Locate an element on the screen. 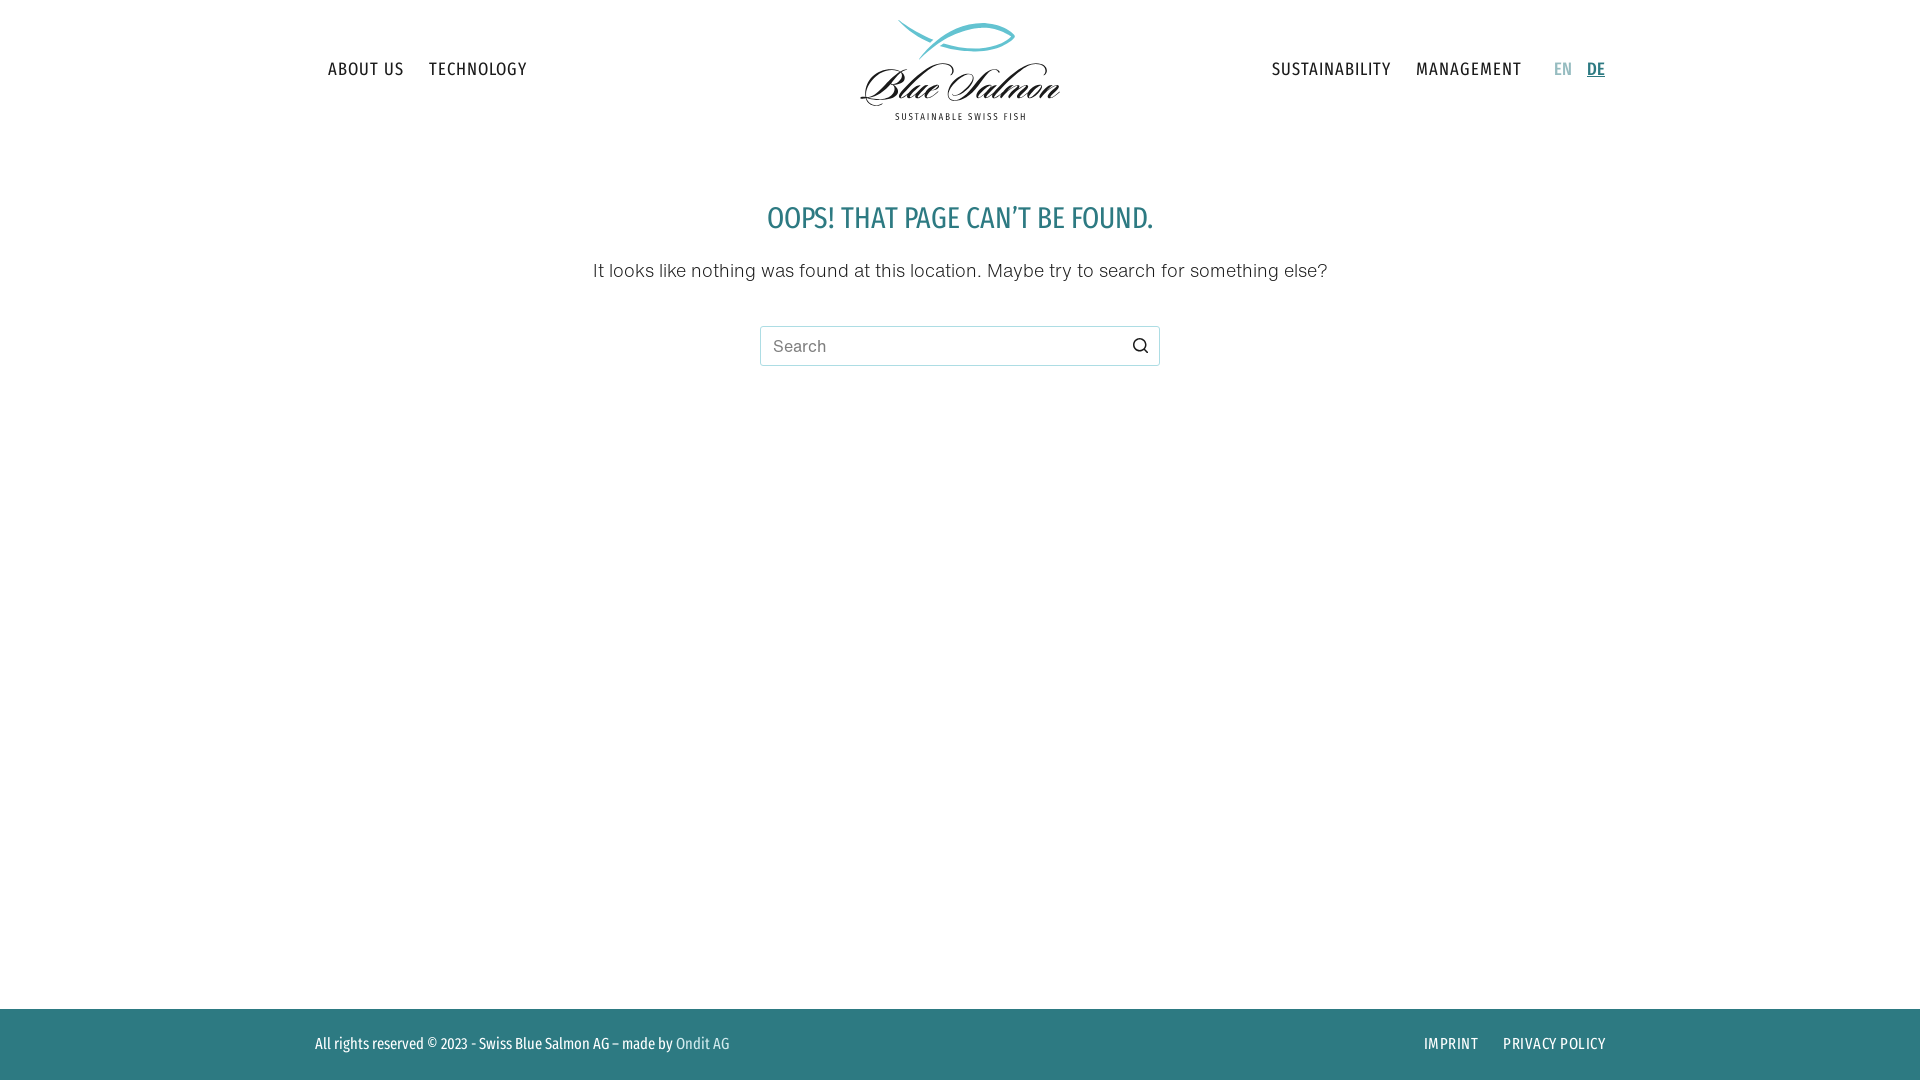 Image resolution: width=1920 pixels, height=1080 pixels. 'DE' is located at coordinates (1595, 68).